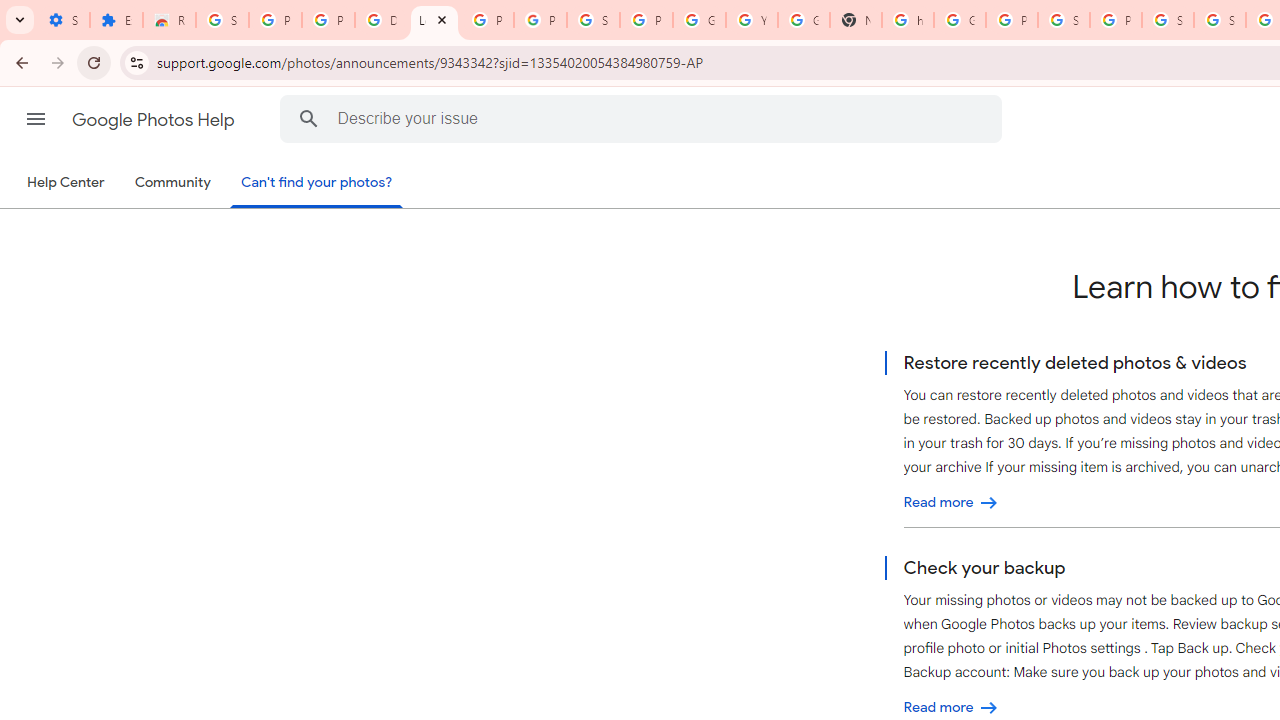 The width and height of the screenshot is (1280, 720). I want to click on 'Sign in - Google Accounts', so click(1168, 20).